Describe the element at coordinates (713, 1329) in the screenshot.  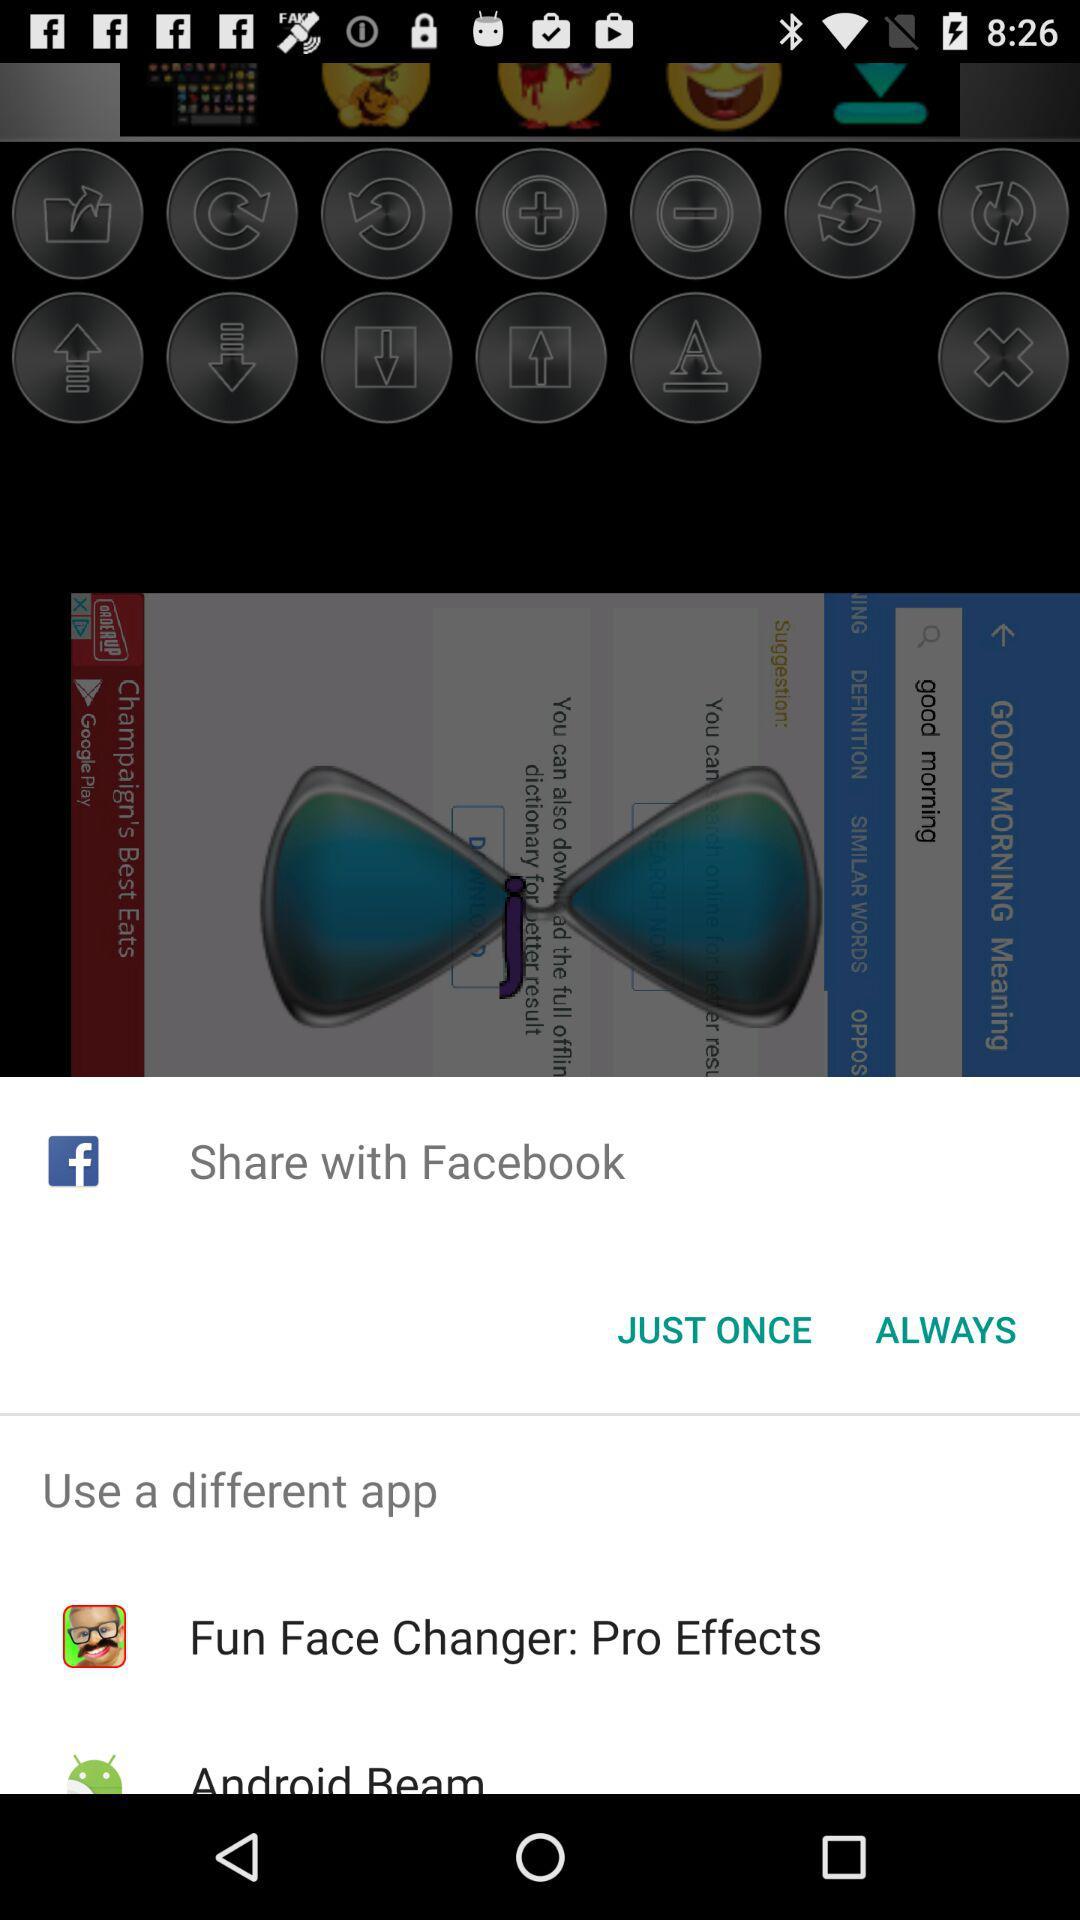
I see `the icon next to the always` at that location.